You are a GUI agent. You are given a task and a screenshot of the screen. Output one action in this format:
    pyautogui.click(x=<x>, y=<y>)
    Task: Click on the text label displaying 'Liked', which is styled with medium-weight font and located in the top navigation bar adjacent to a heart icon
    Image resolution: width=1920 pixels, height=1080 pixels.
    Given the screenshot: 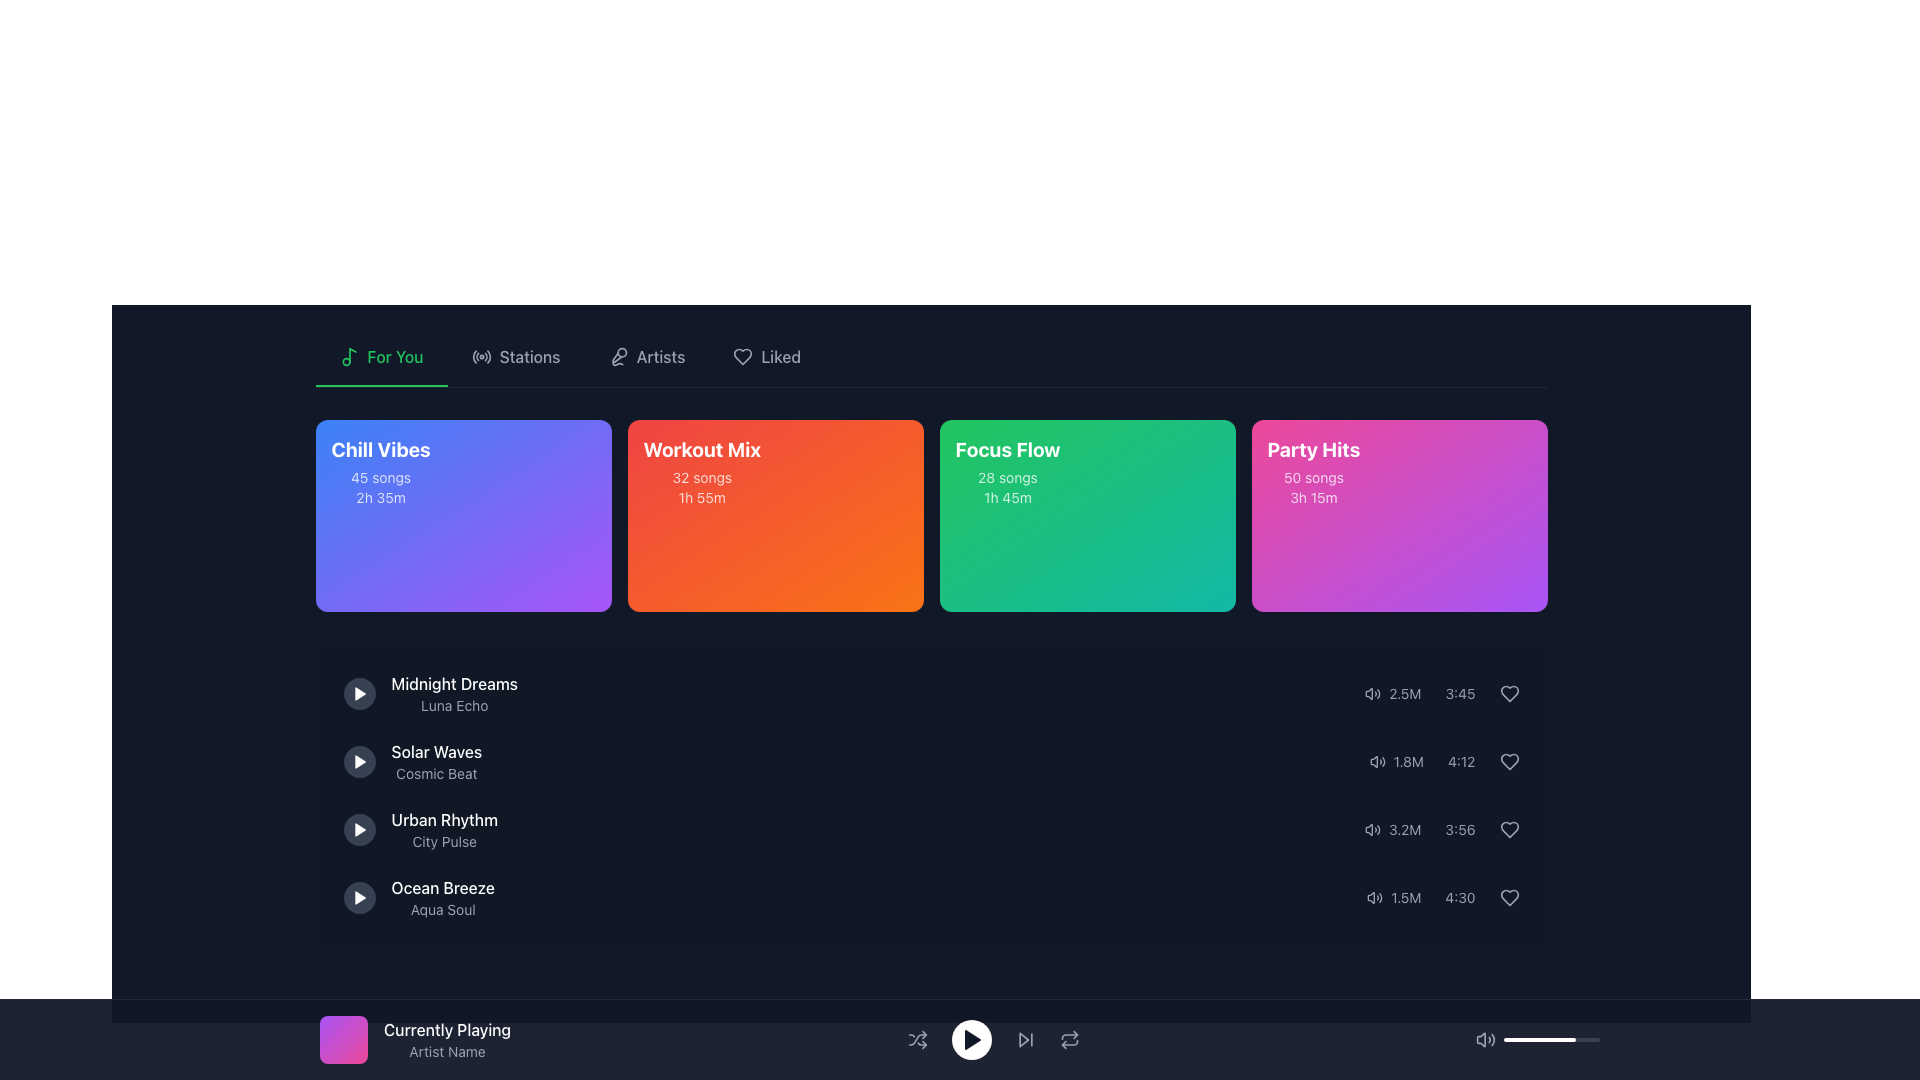 What is the action you would take?
    pyautogui.click(x=780, y=356)
    